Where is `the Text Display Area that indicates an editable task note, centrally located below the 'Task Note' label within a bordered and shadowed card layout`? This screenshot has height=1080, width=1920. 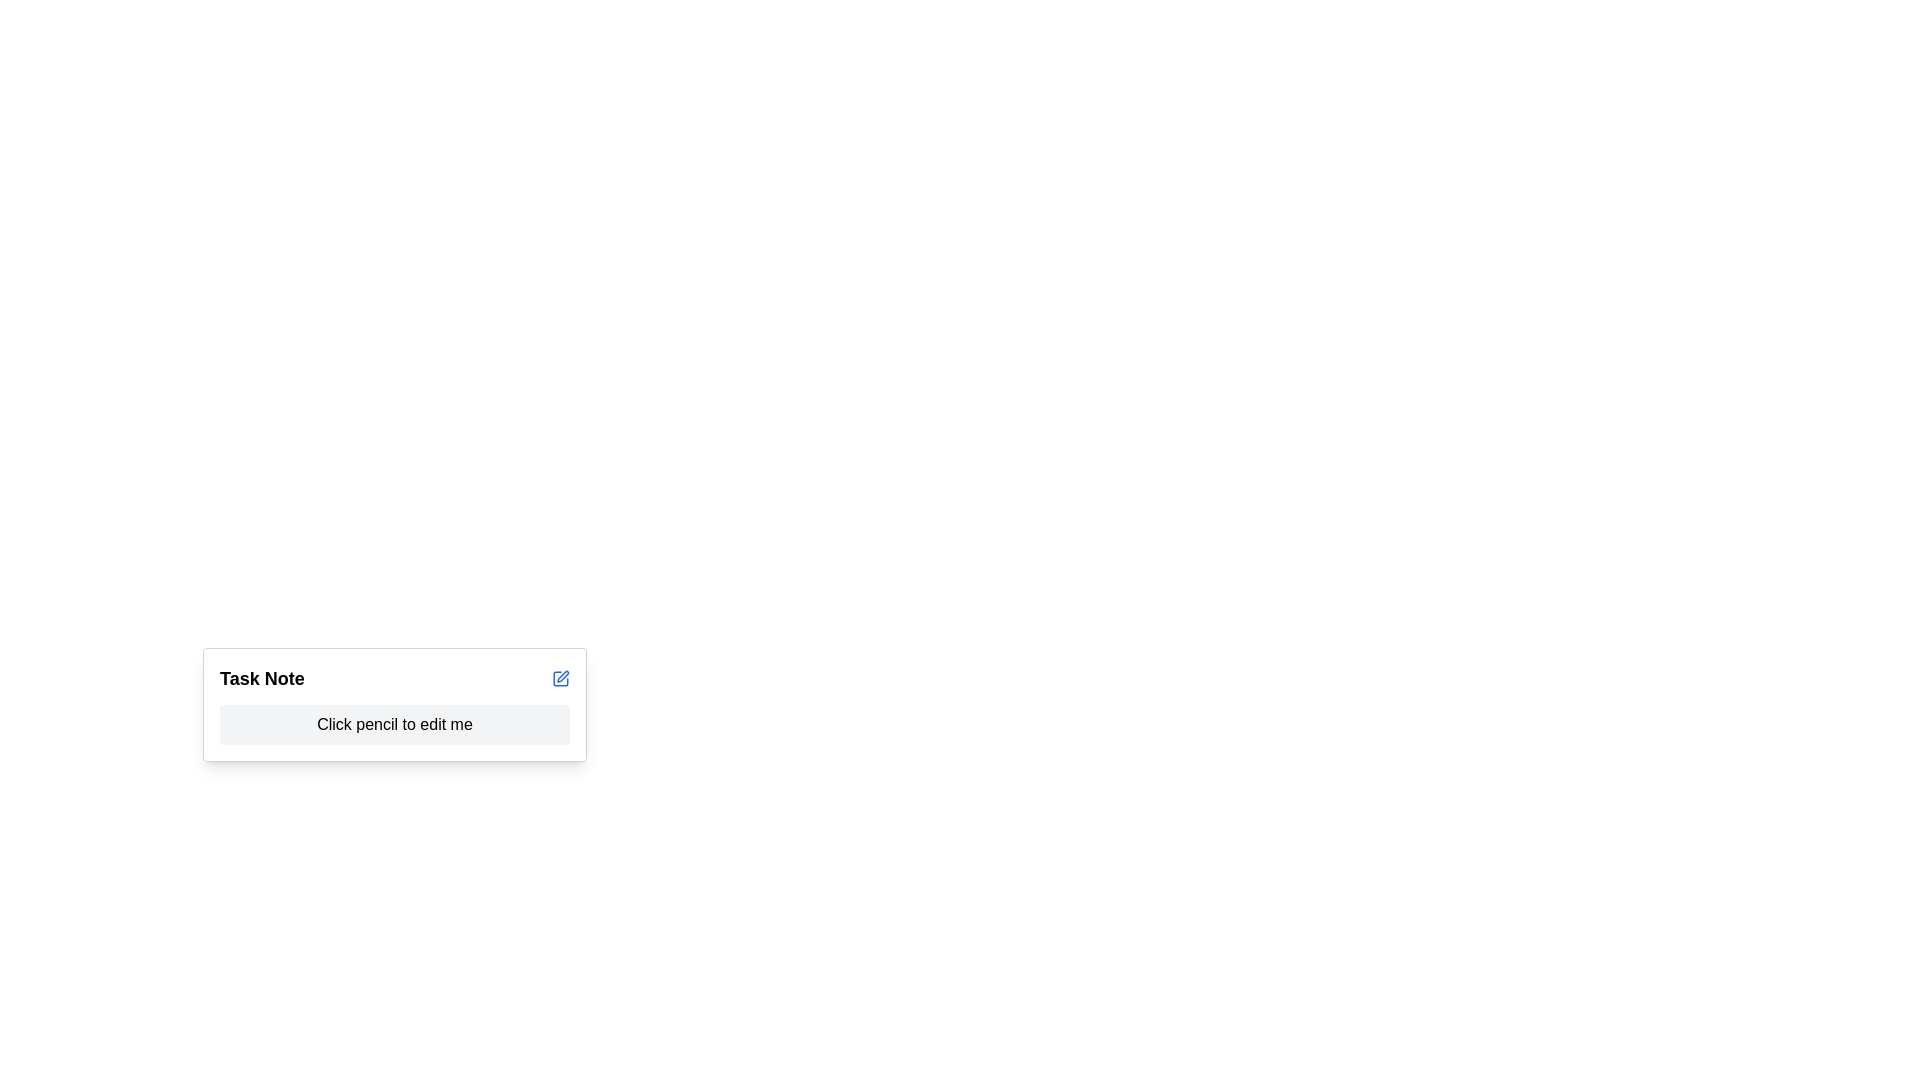 the Text Display Area that indicates an editable task note, centrally located below the 'Task Note' label within a bordered and shadowed card layout is located at coordinates (394, 725).